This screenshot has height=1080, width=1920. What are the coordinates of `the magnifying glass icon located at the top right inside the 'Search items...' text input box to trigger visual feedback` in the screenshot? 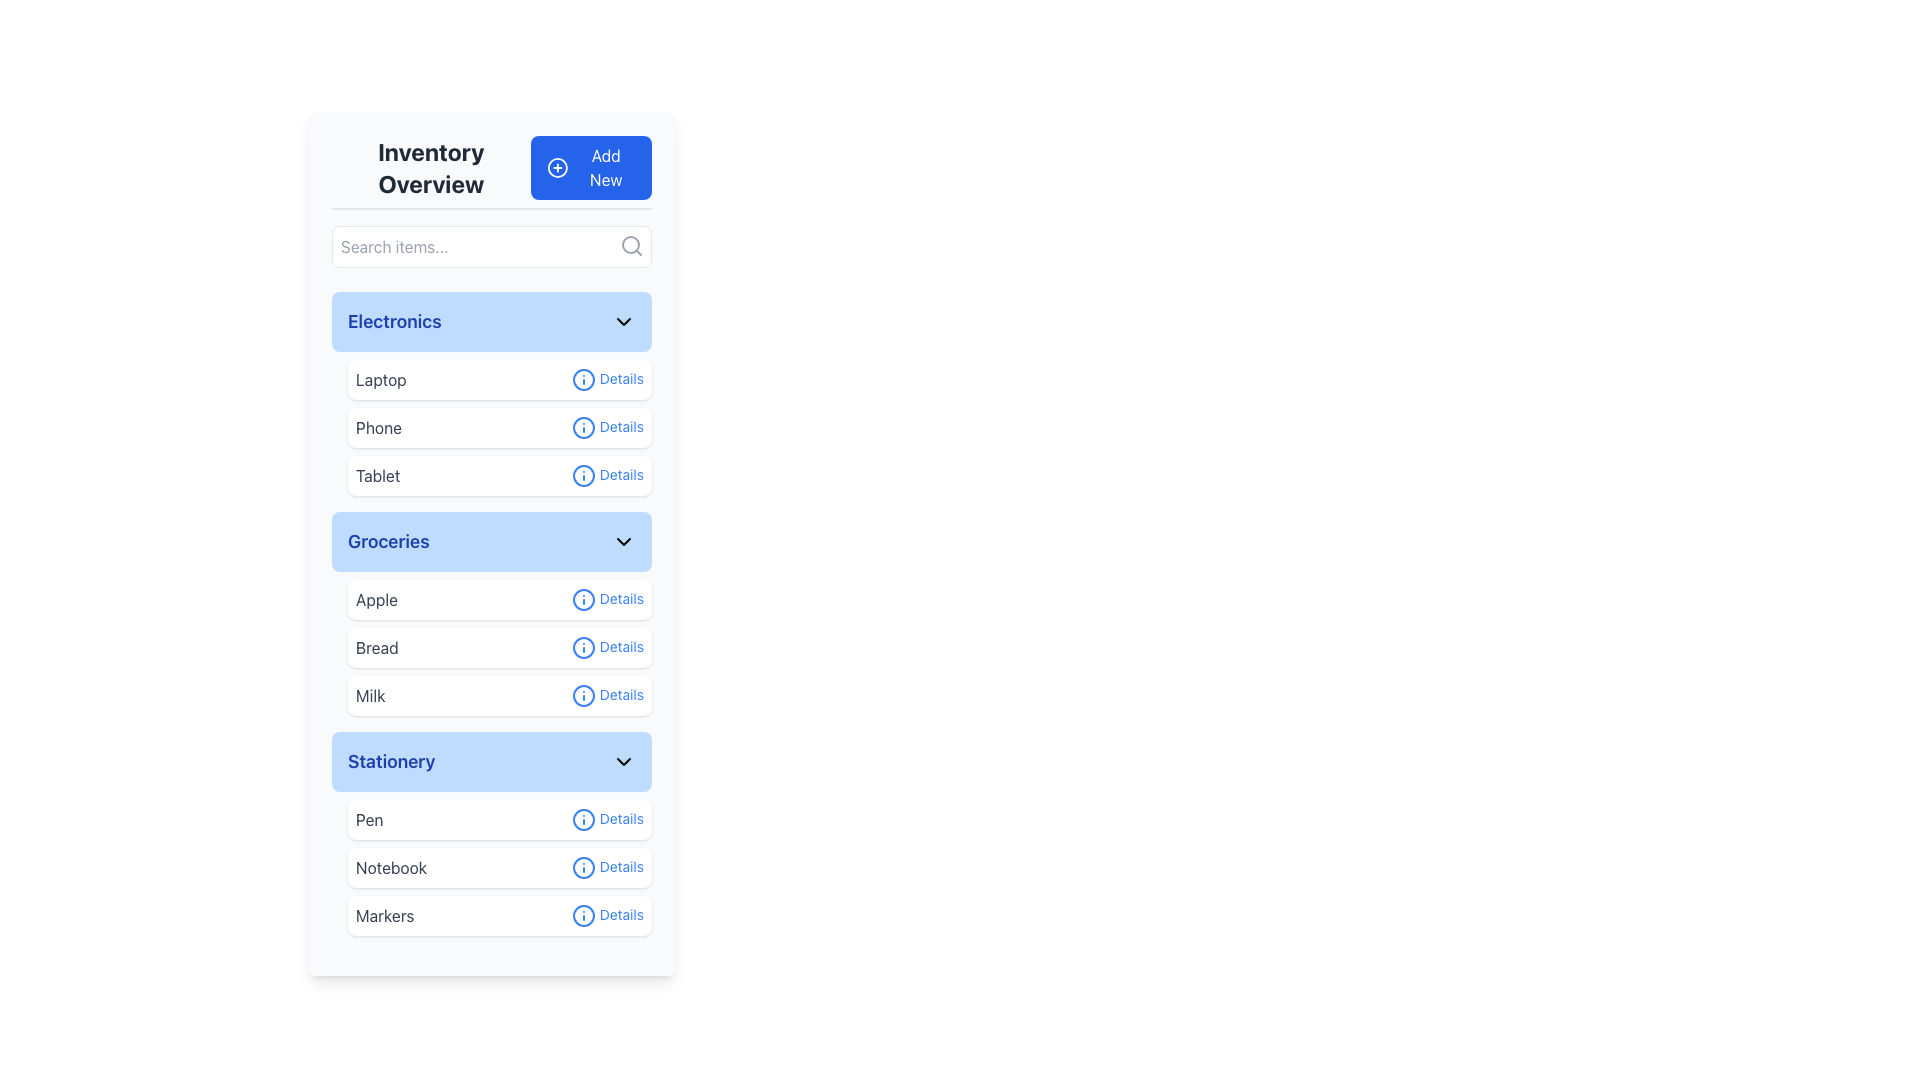 It's located at (631, 245).